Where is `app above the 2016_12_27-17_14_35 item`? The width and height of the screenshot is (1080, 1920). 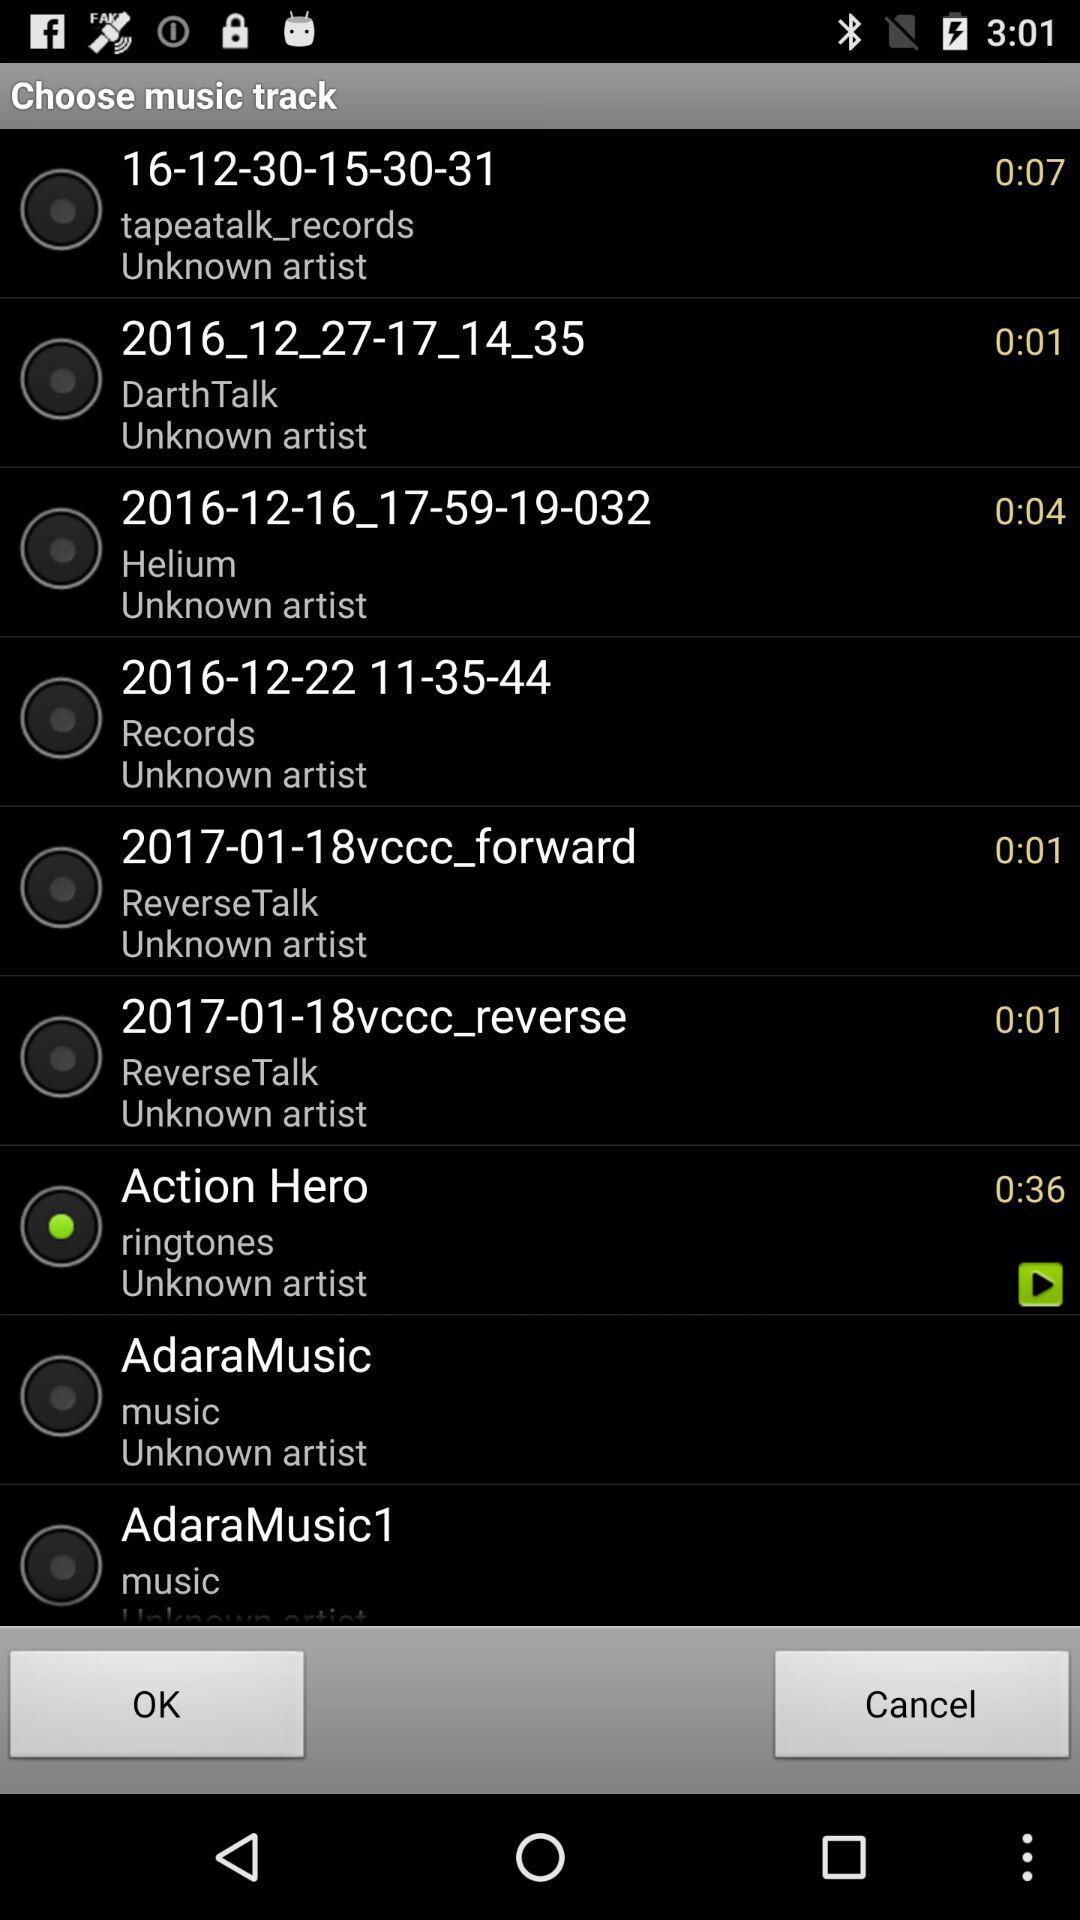 app above the 2016_12_27-17_14_35 item is located at coordinates (547, 243).